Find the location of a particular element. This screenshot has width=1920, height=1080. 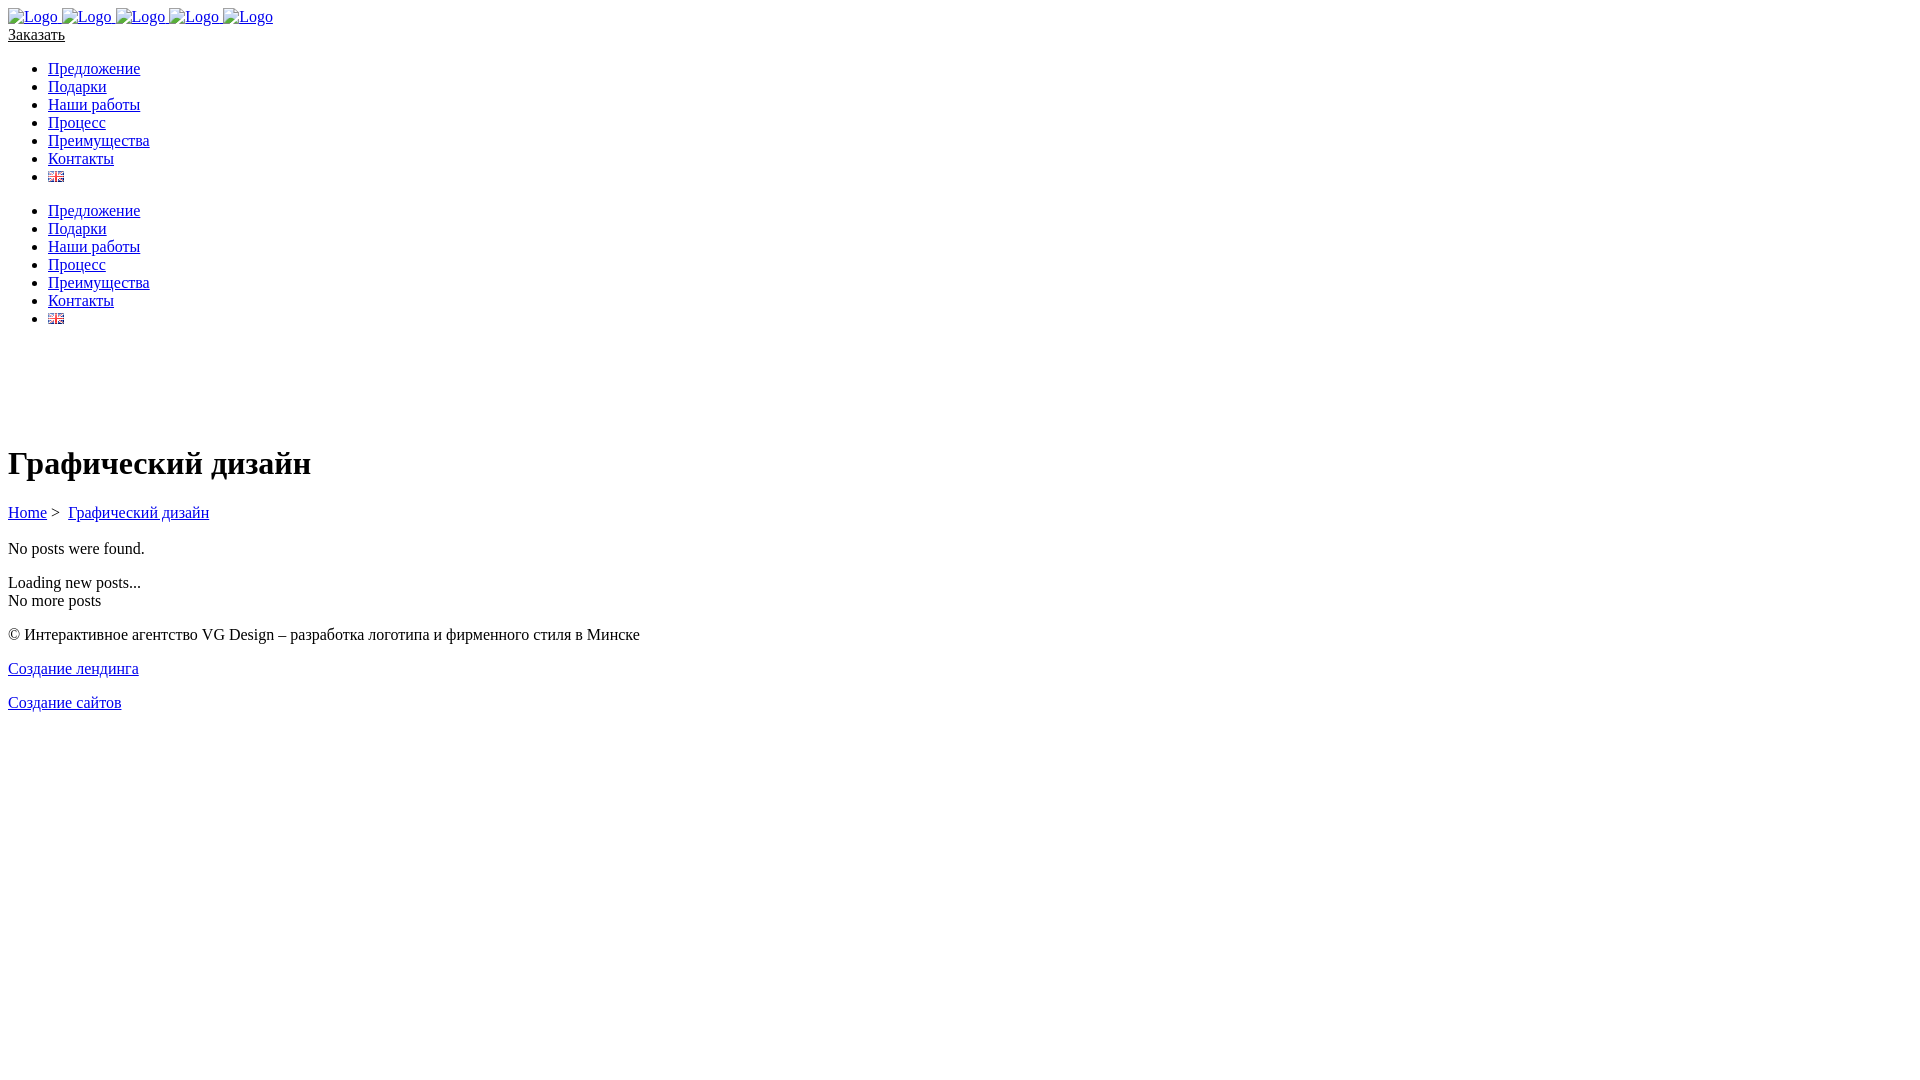

'Home' is located at coordinates (8, 511).